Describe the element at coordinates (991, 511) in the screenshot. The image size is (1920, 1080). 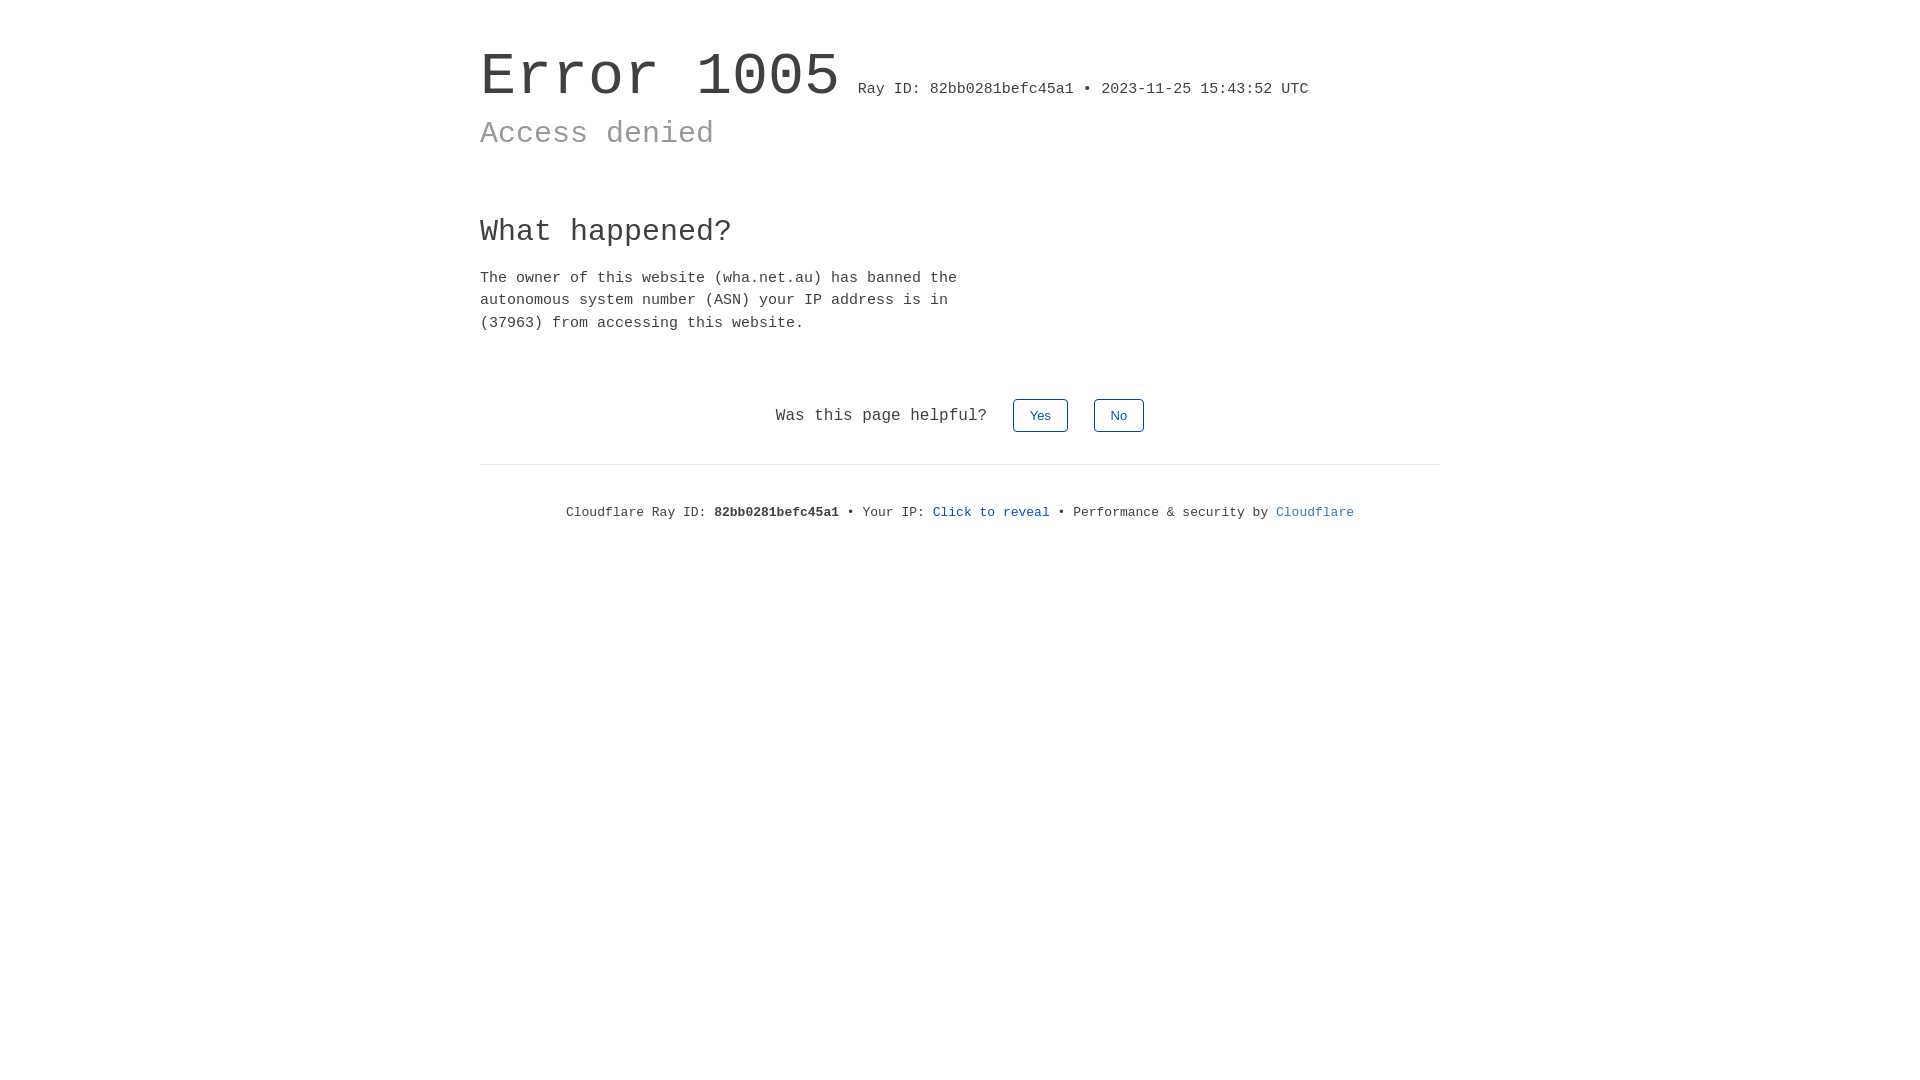
I see `'Click to reveal'` at that location.